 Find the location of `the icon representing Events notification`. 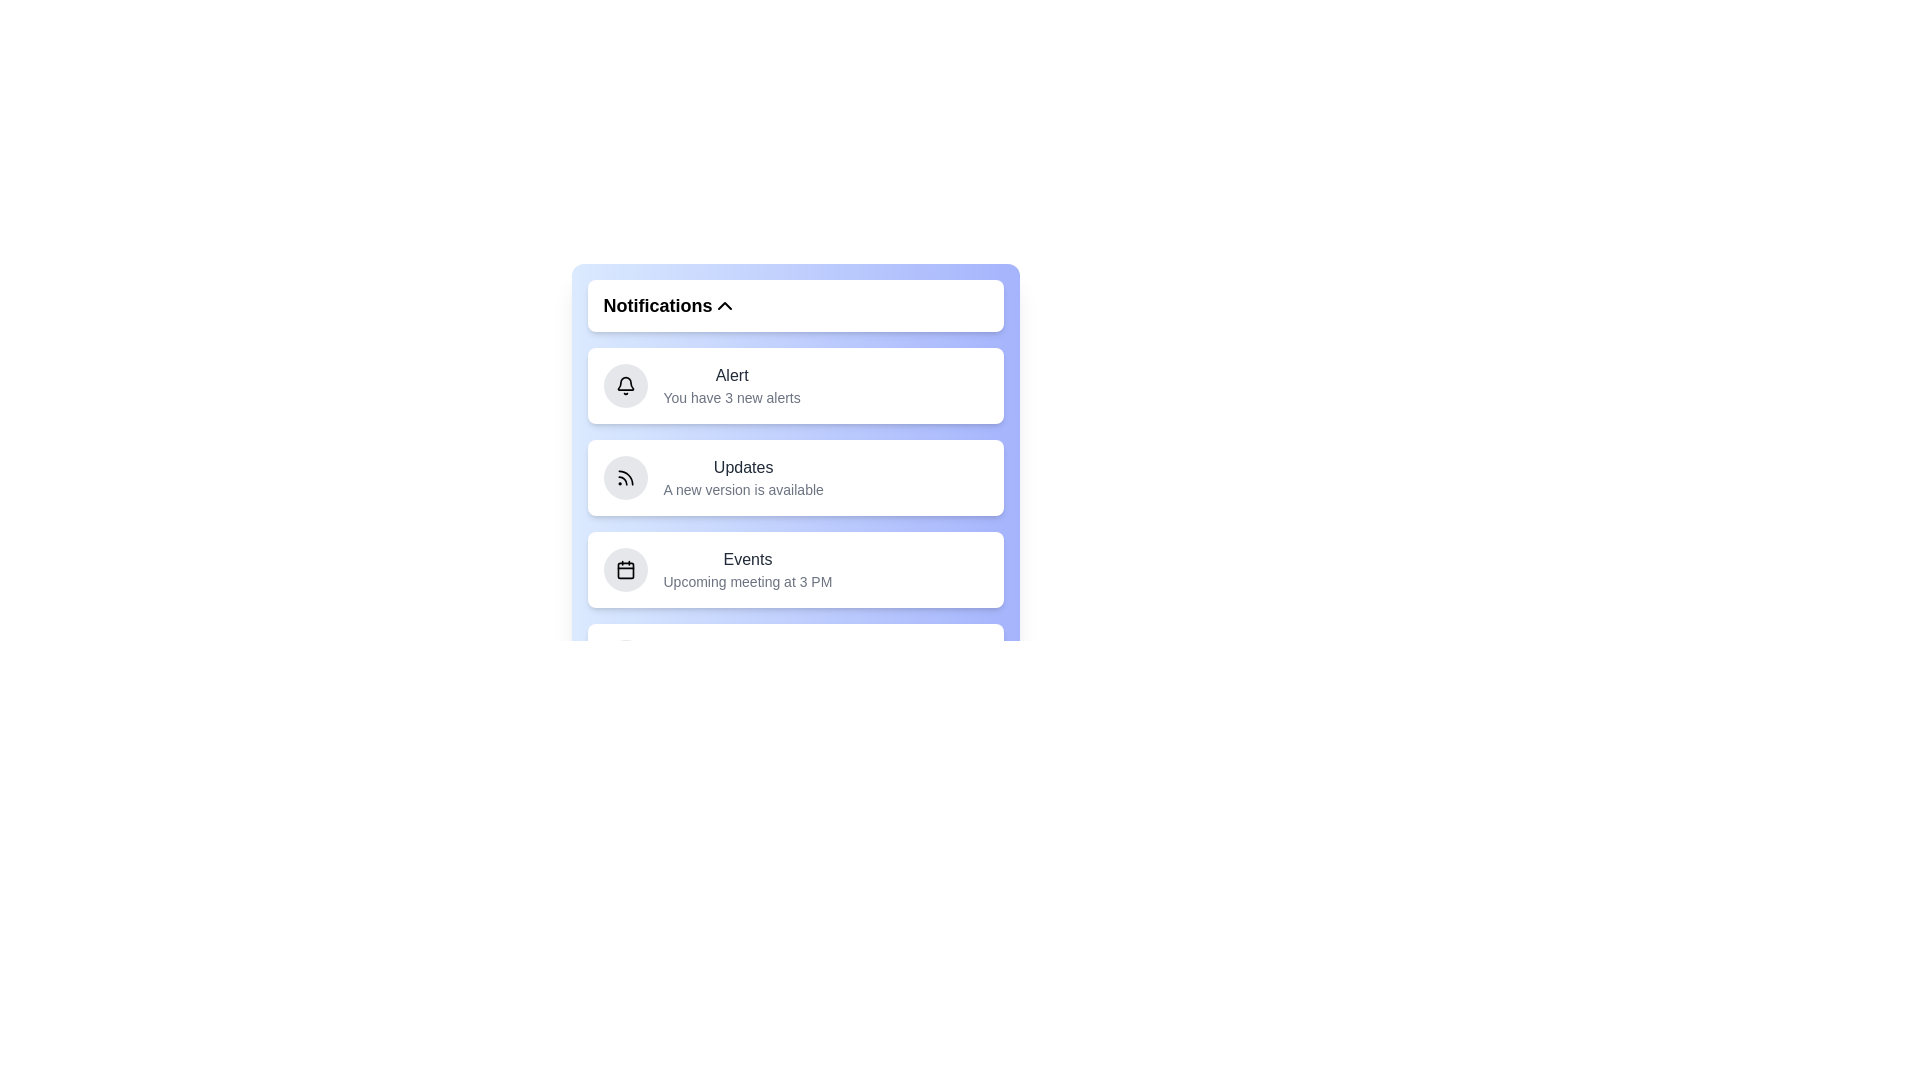

the icon representing Events notification is located at coordinates (624, 570).